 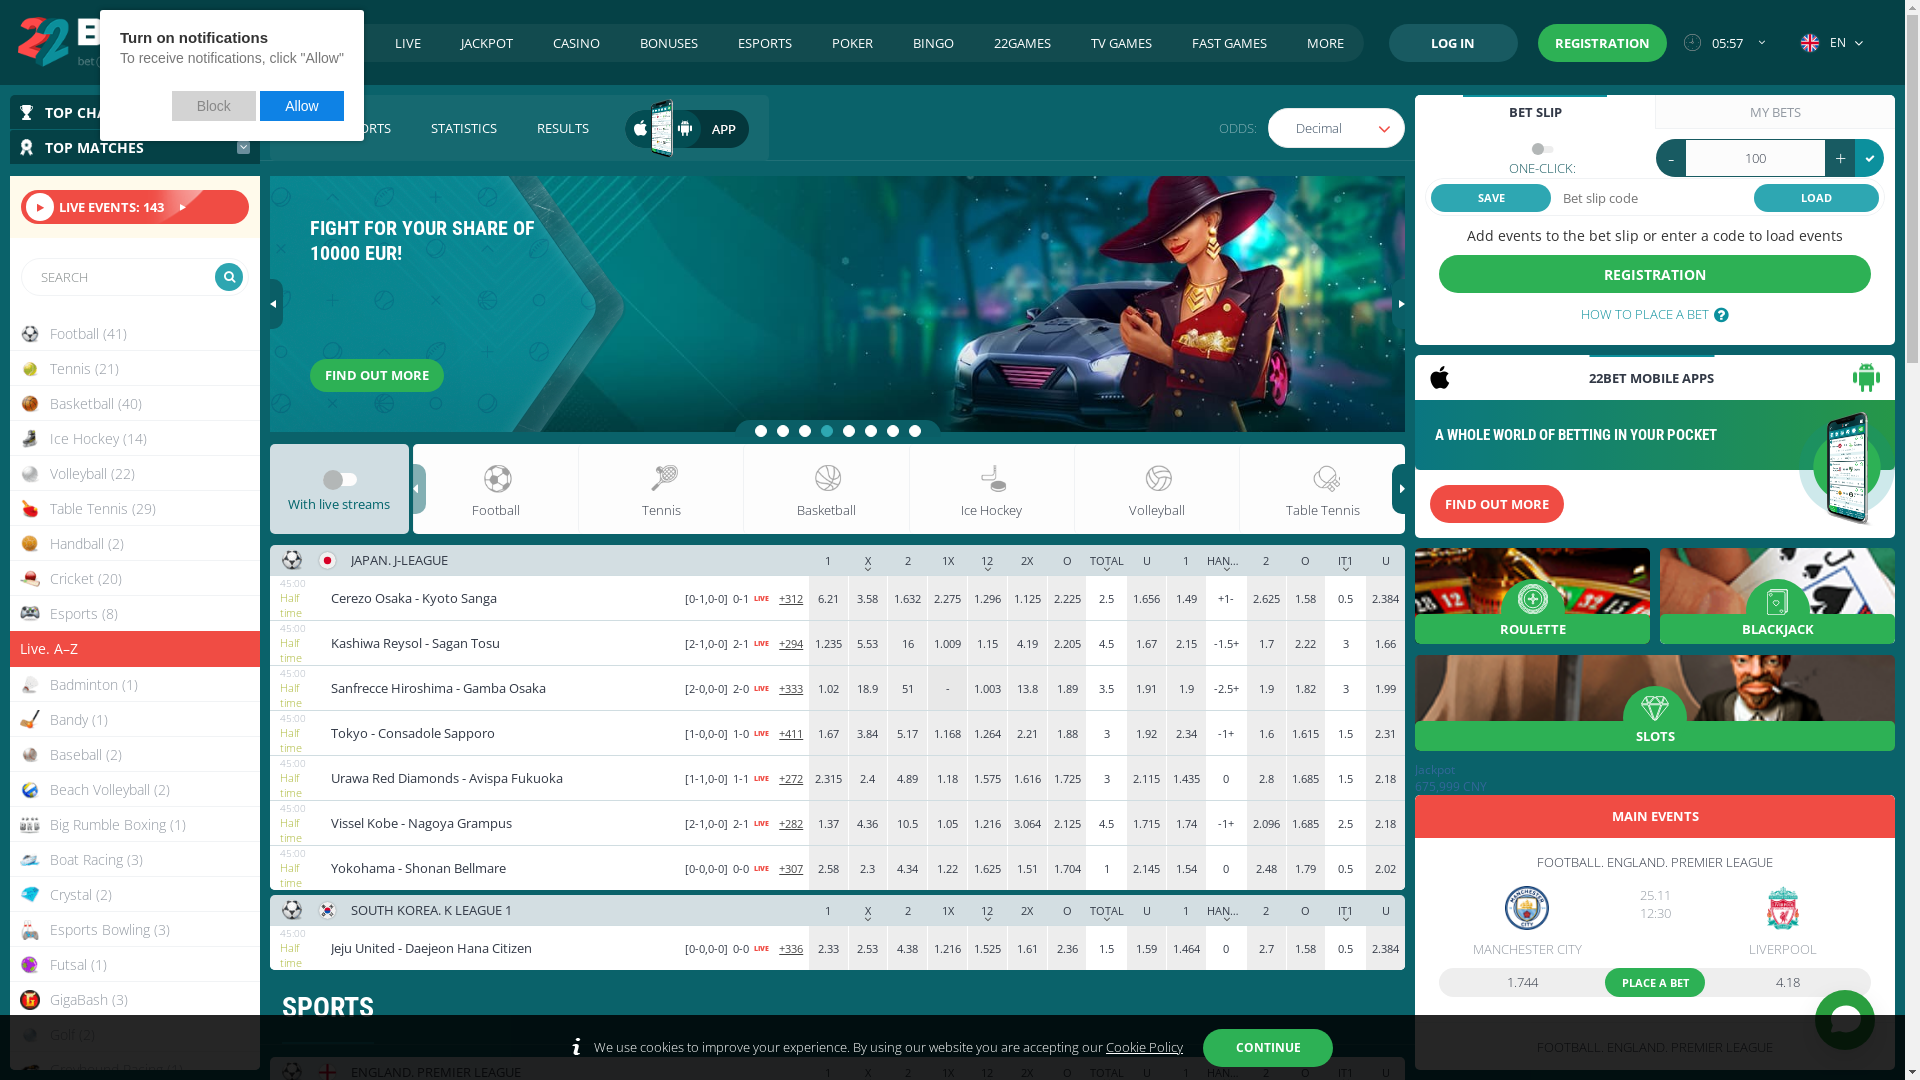 What do you see at coordinates (932, 42) in the screenshot?
I see `'BINGO'` at bounding box center [932, 42].